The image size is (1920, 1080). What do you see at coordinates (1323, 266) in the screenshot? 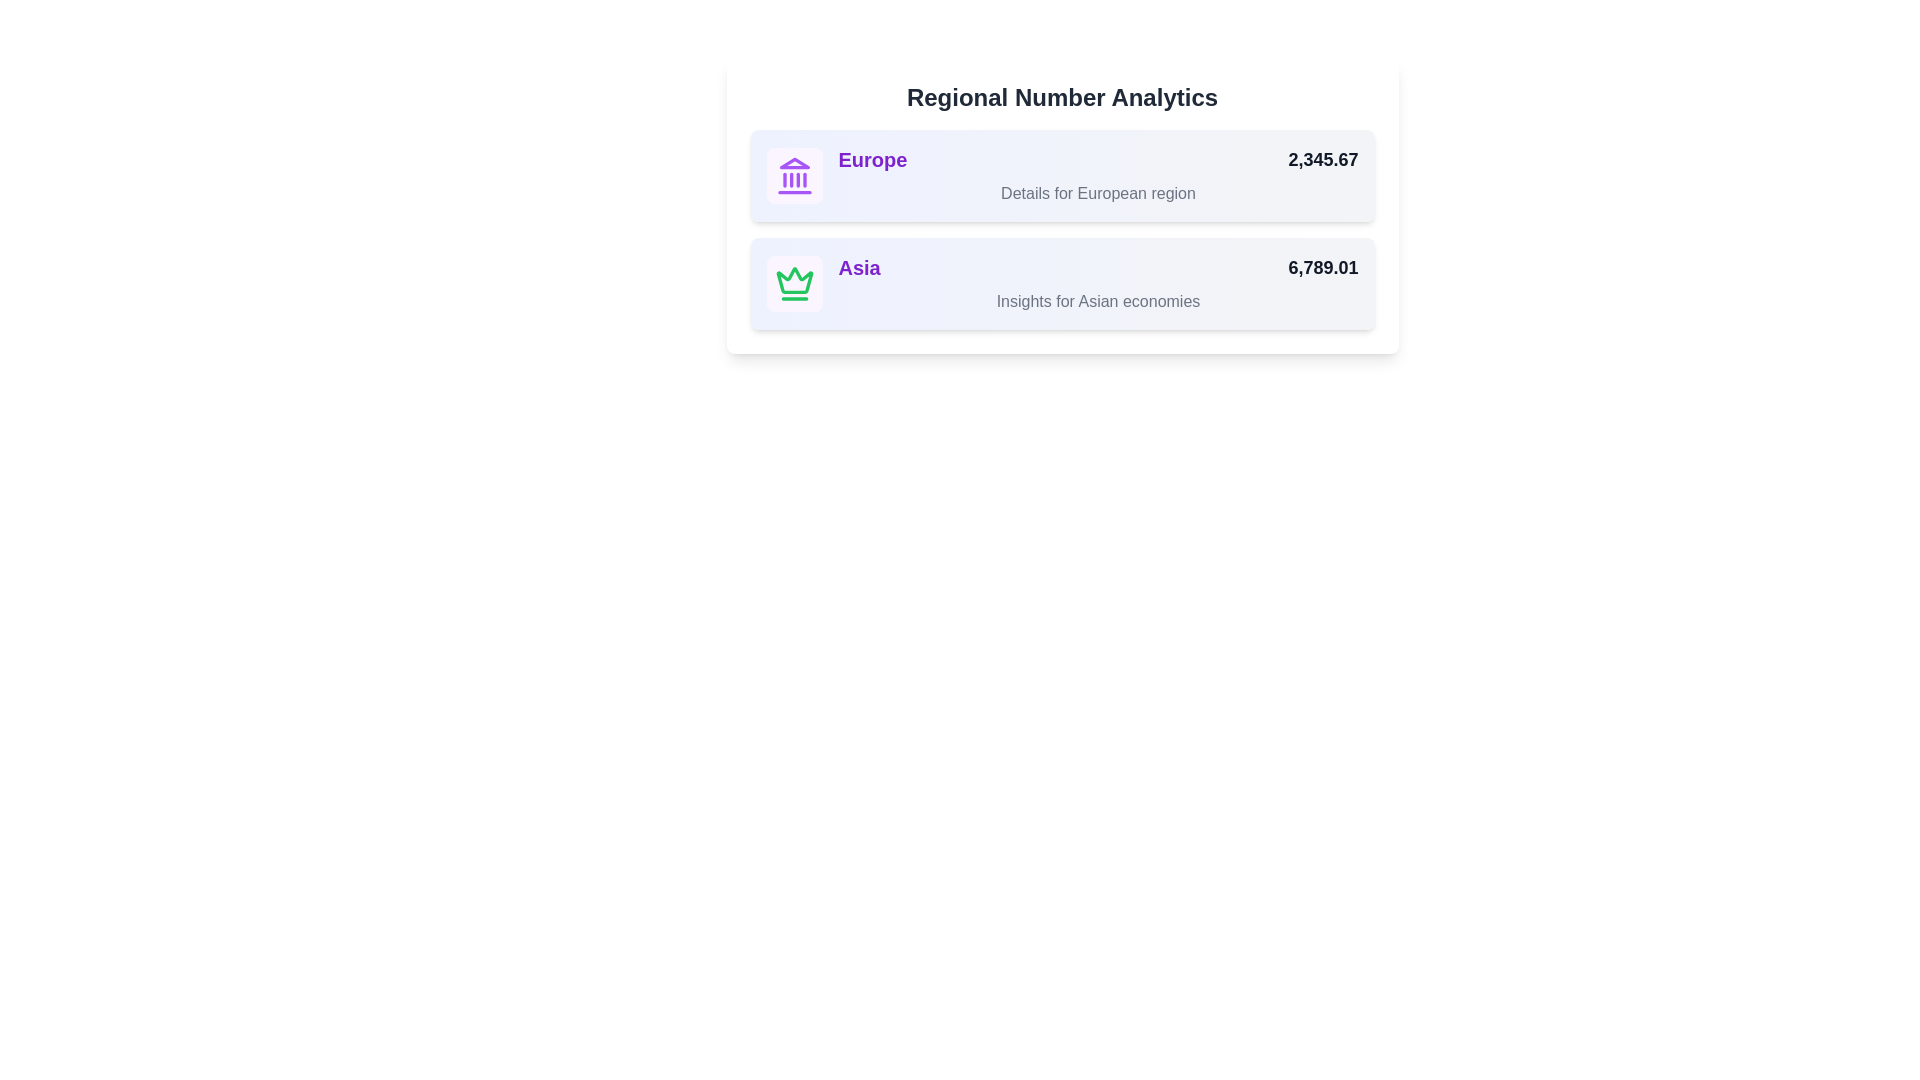
I see `the text label displaying the numeric value '6,789.01' which is bold and dark gray, located to the right of the label 'Asia'` at bounding box center [1323, 266].